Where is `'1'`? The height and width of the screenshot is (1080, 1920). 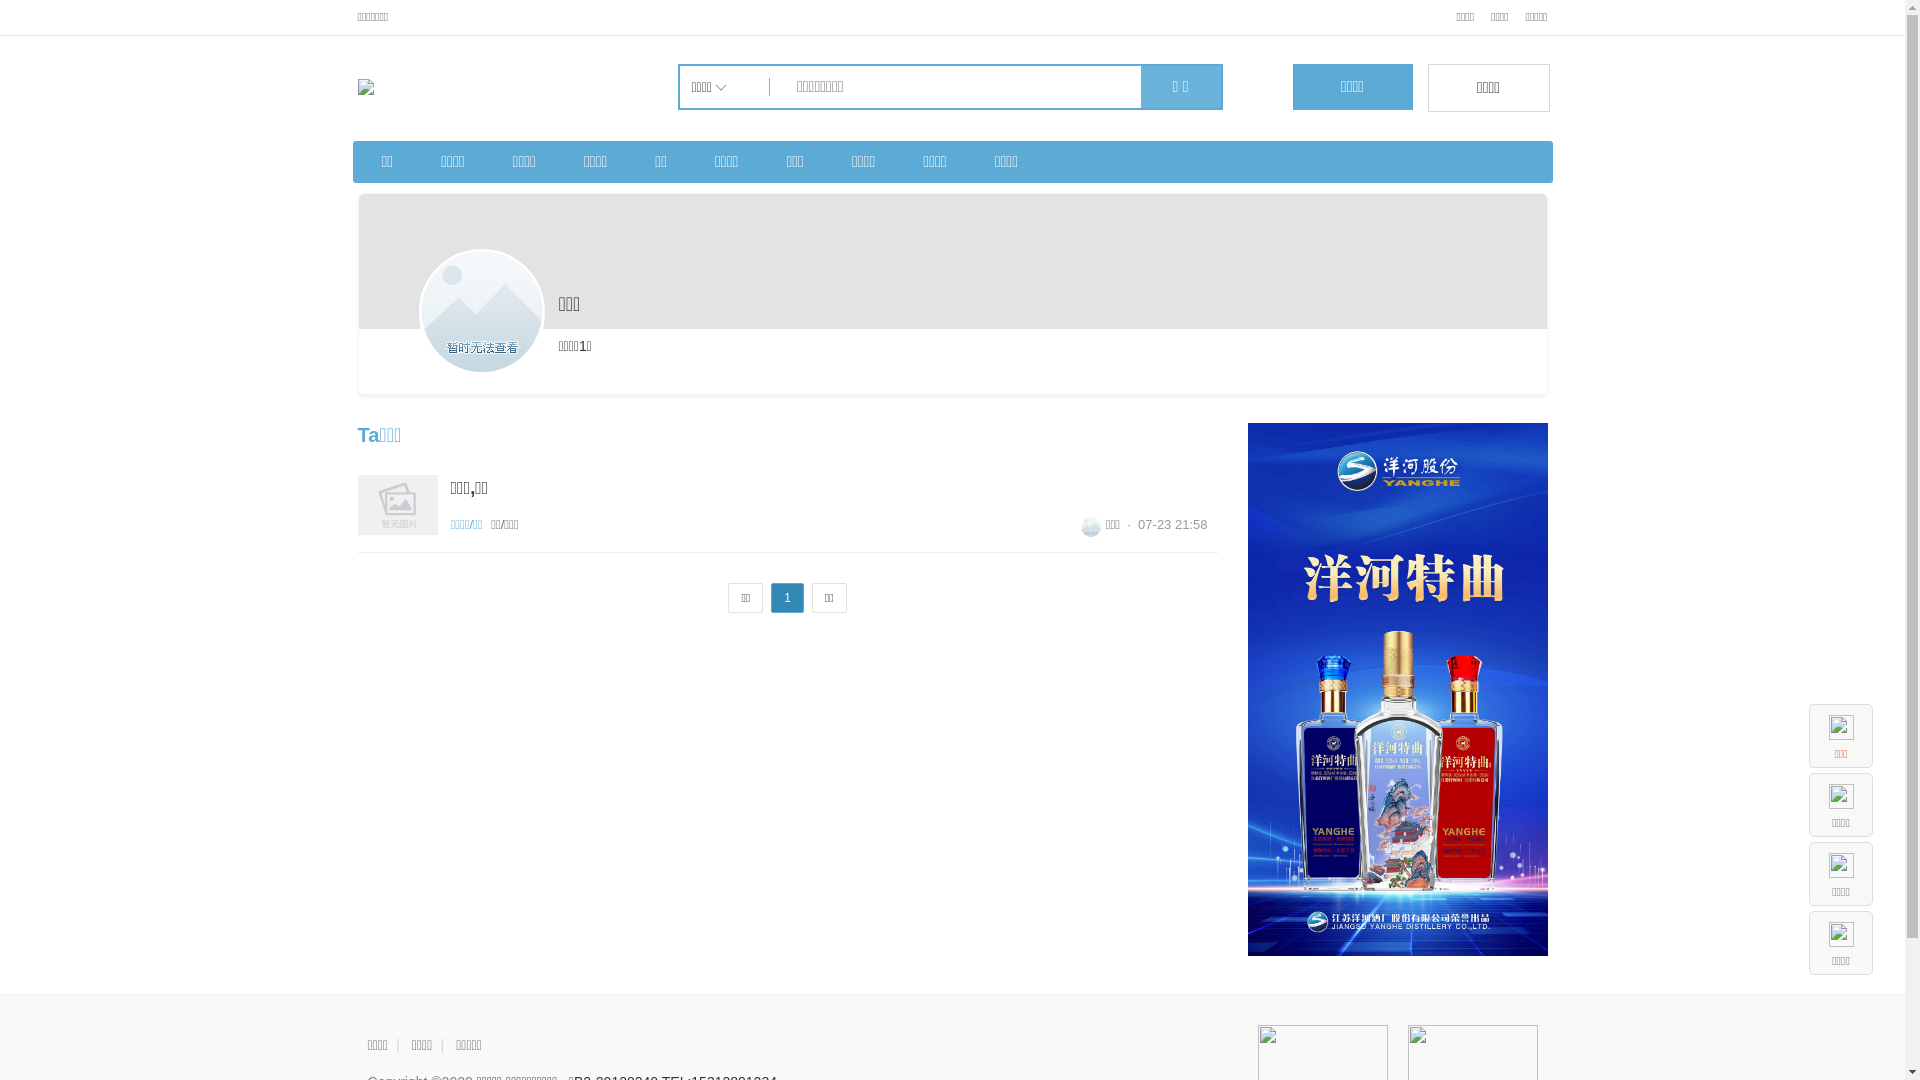 '1' is located at coordinates (786, 596).